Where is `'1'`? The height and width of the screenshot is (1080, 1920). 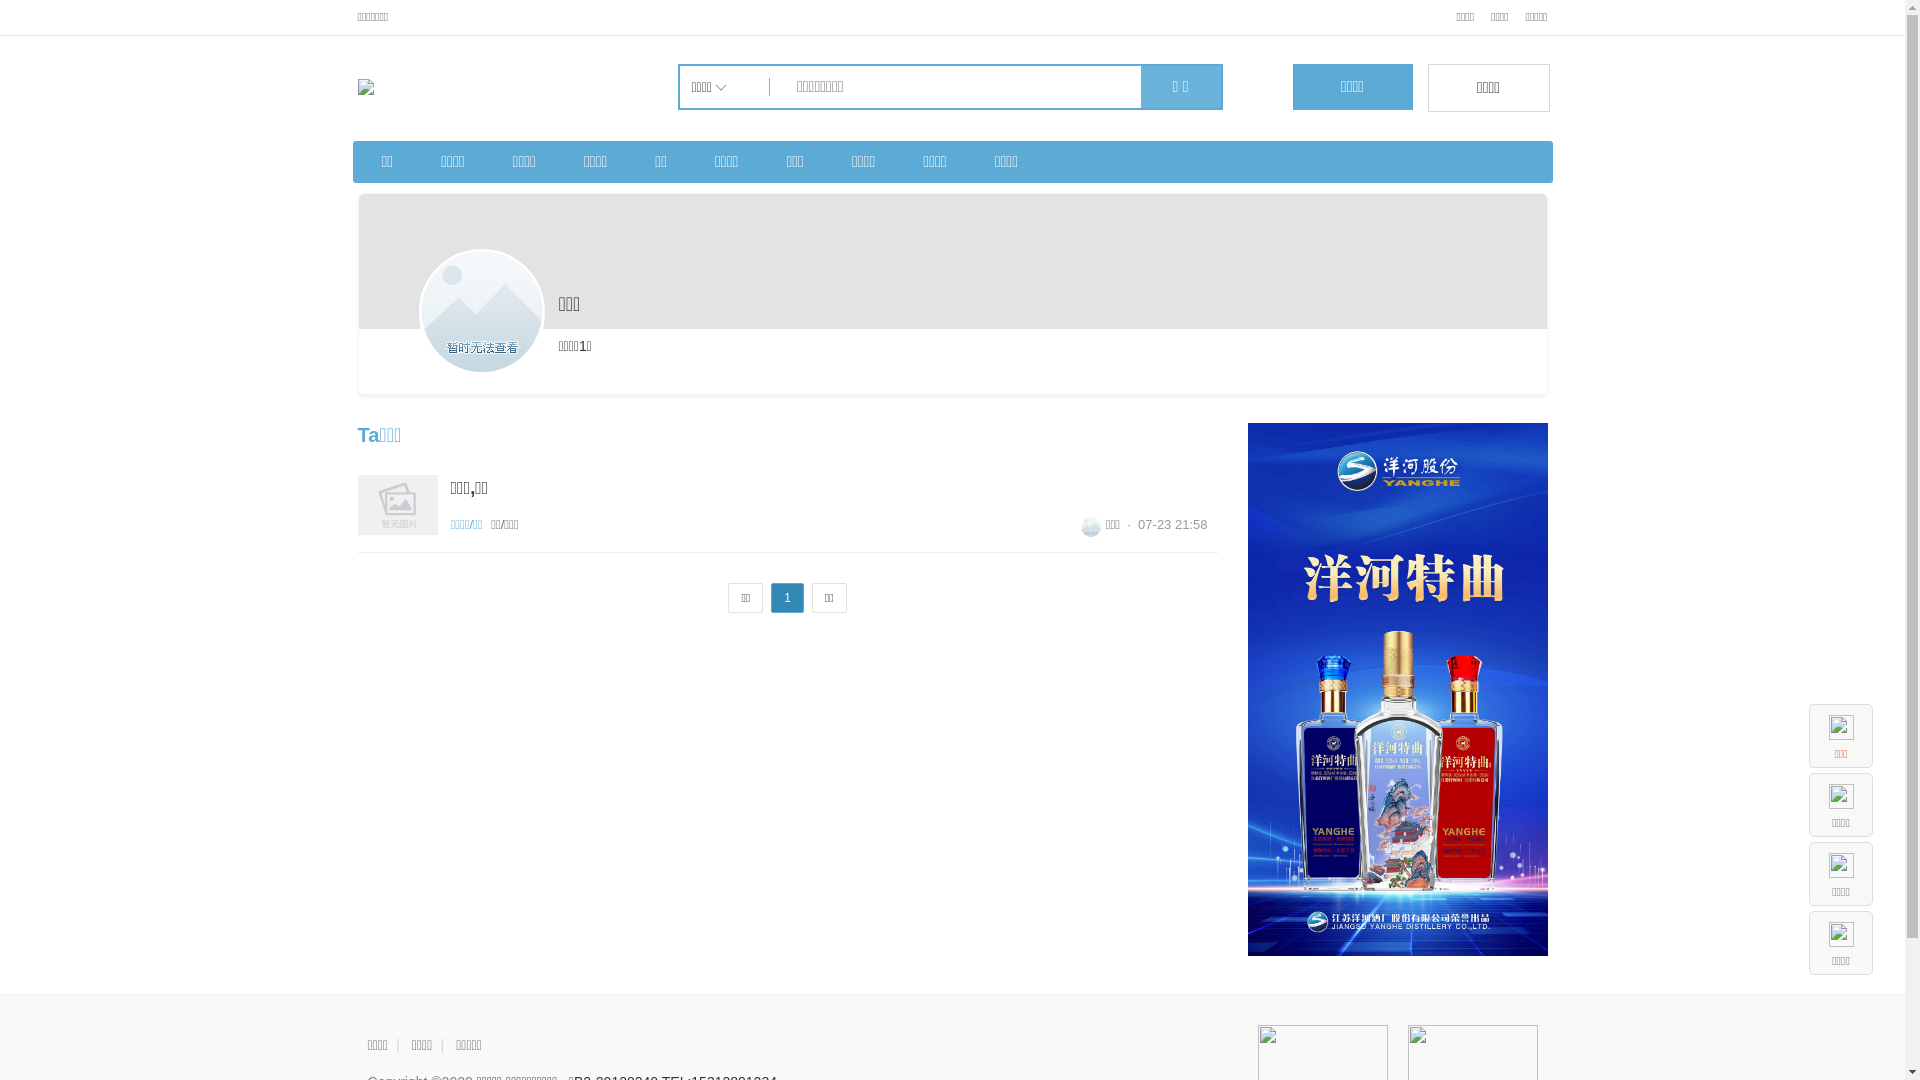 '1' is located at coordinates (786, 596).